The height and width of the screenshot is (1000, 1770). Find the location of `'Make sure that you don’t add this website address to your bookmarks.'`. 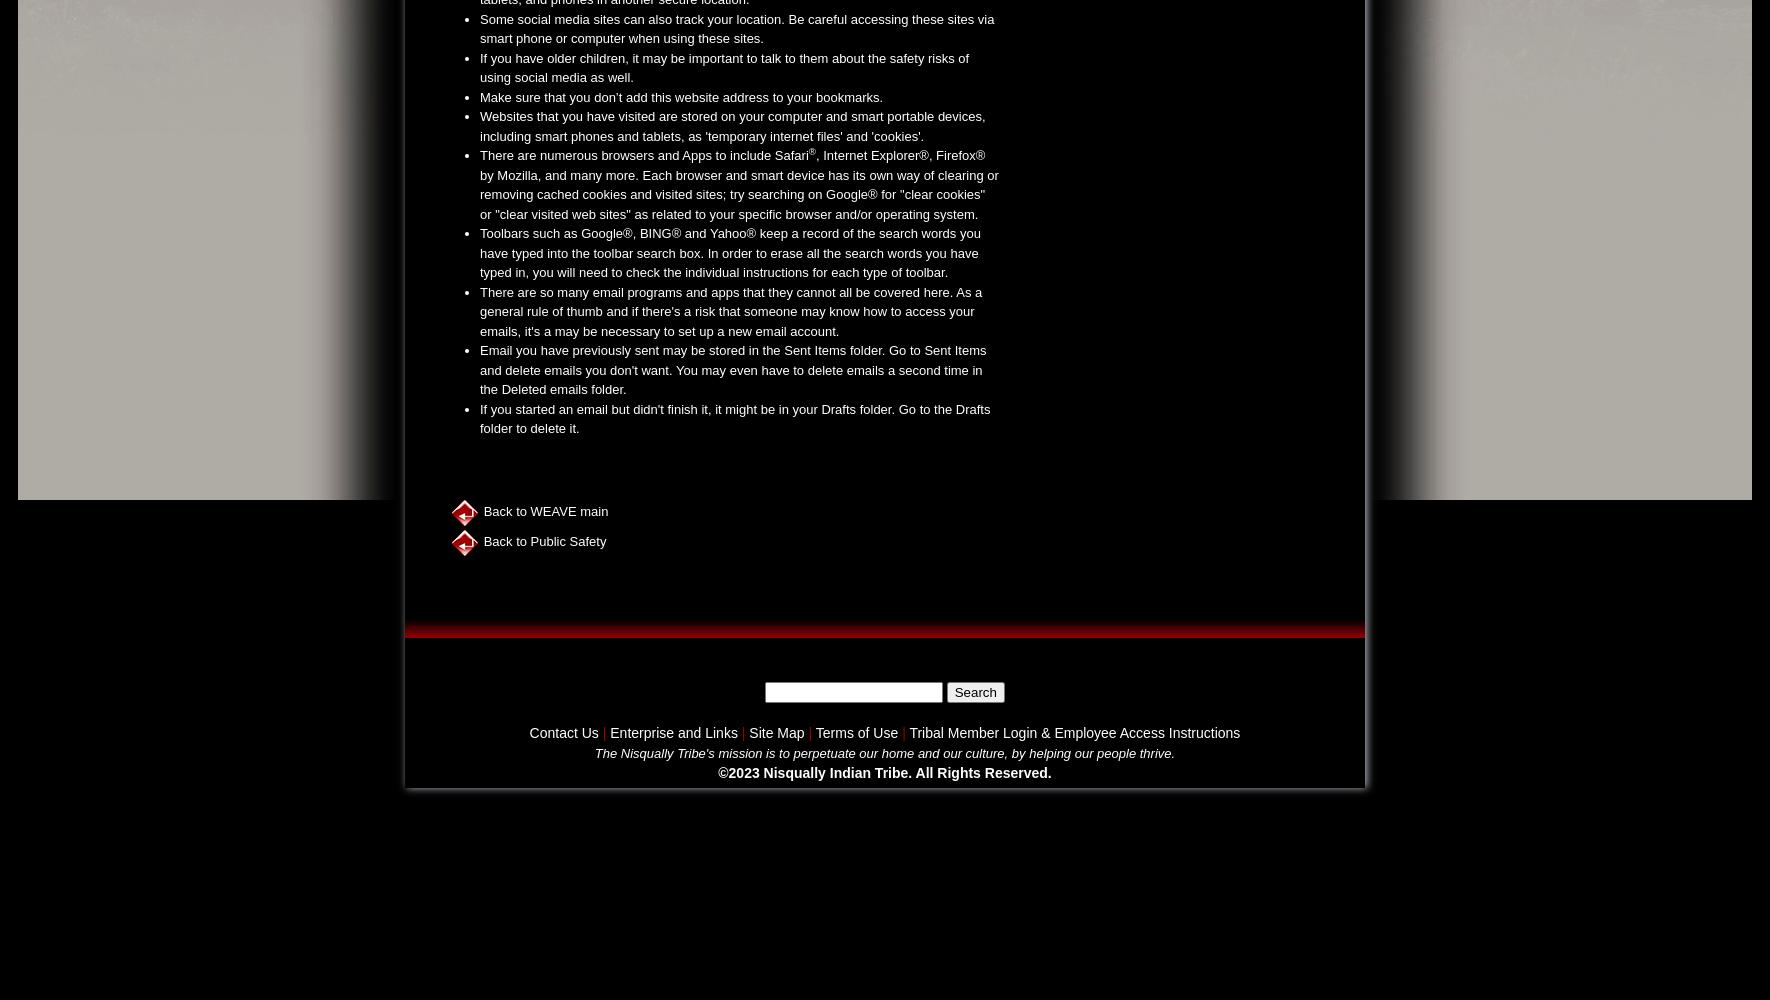

'Make sure that you don’t add this website address to your bookmarks.' is located at coordinates (680, 95).